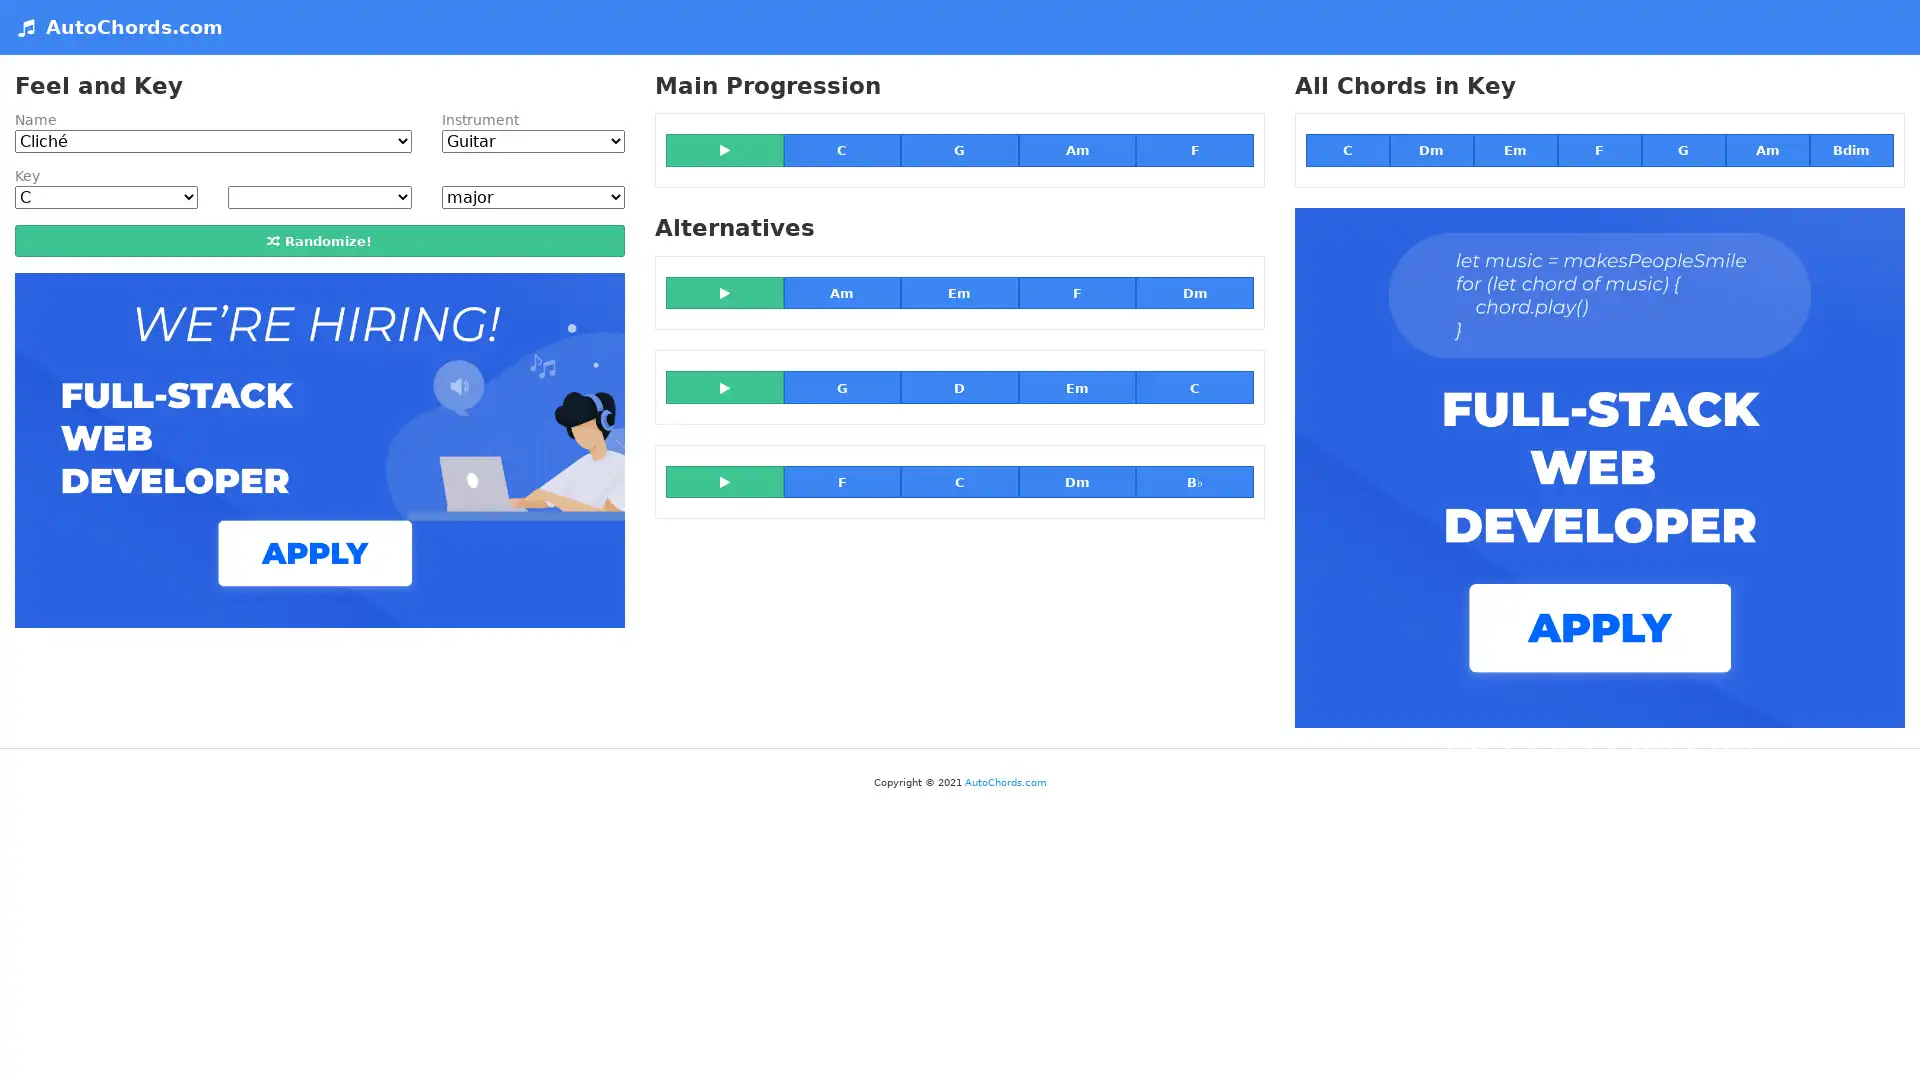 The height and width of the screenshot is (1080, 1920). Describe the element at coordinates (841, 293) in the screenshot. I see `Am` at that location.